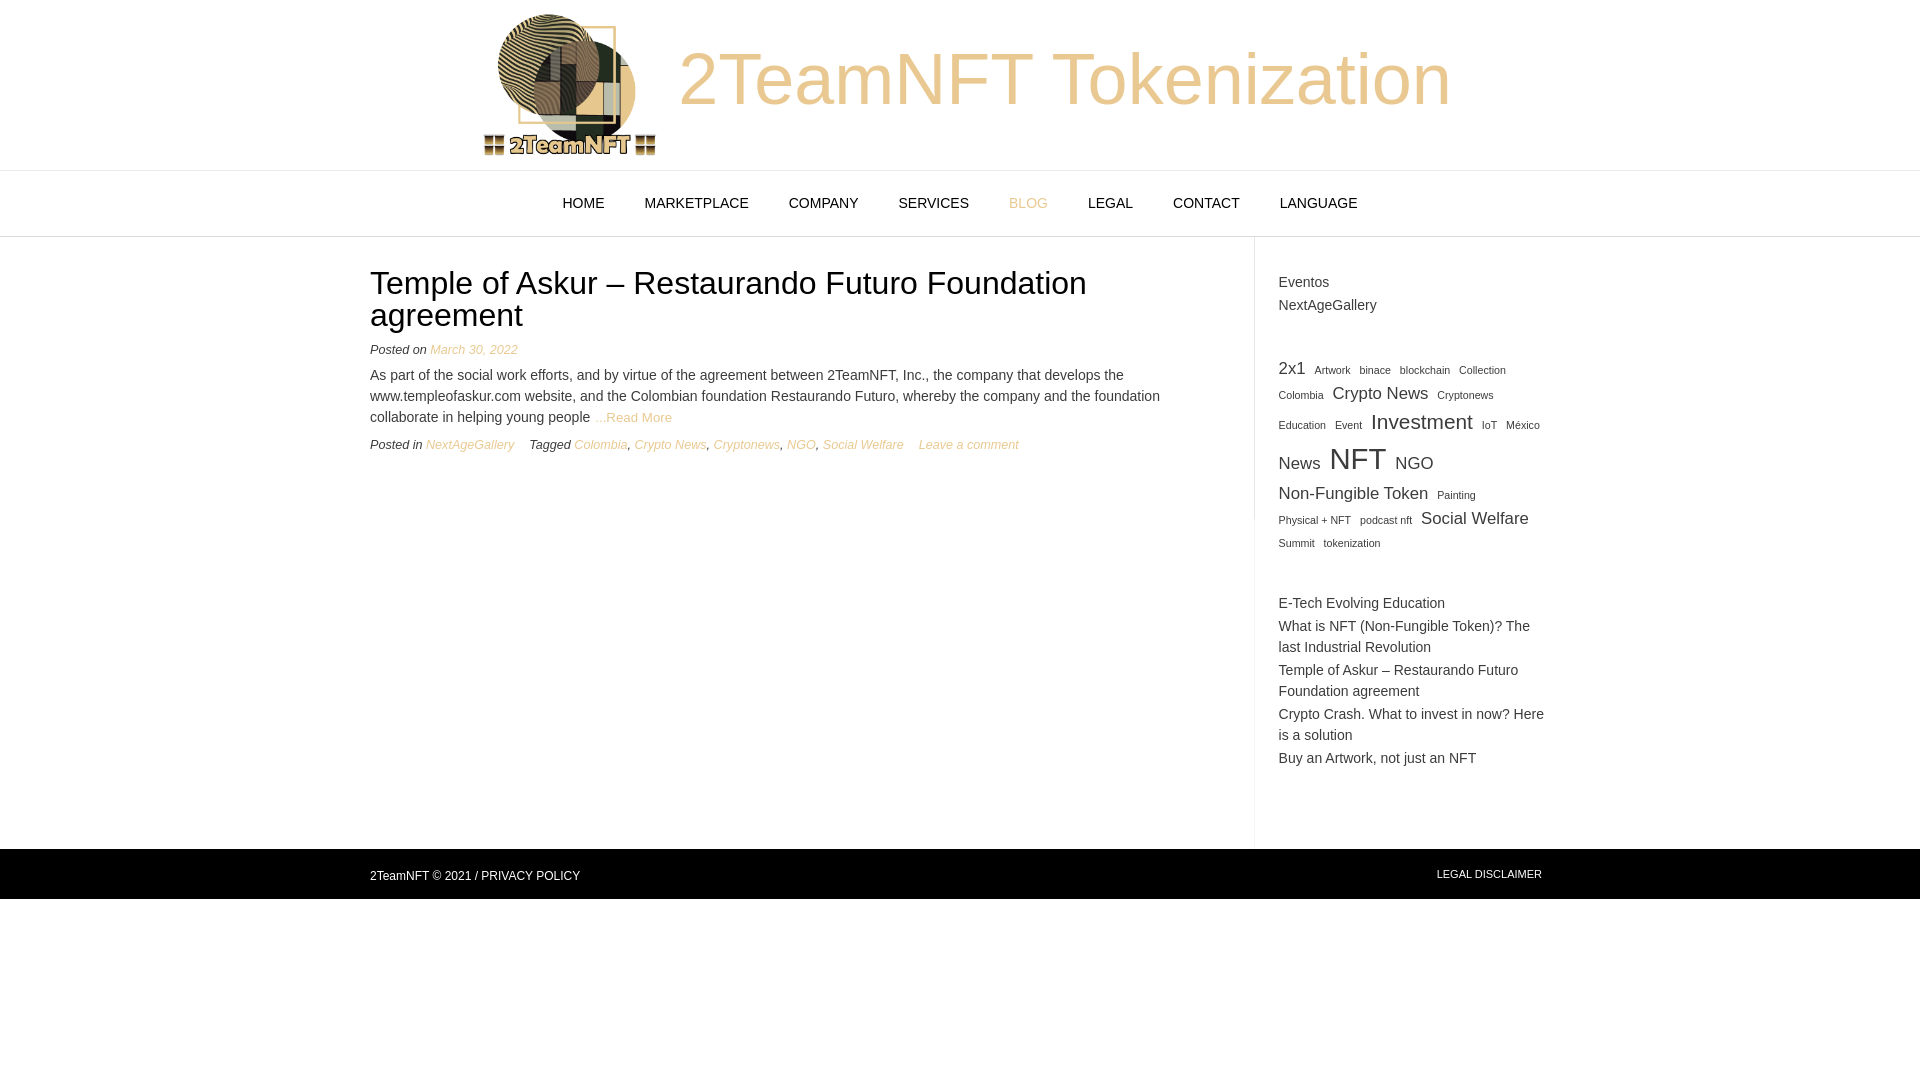 This screenshot has width=1920, height=1080. What do you see at coordinates (473, 349) in the screenshot?
I see `'March 30, 2022'` at bounding box center [473, 349].